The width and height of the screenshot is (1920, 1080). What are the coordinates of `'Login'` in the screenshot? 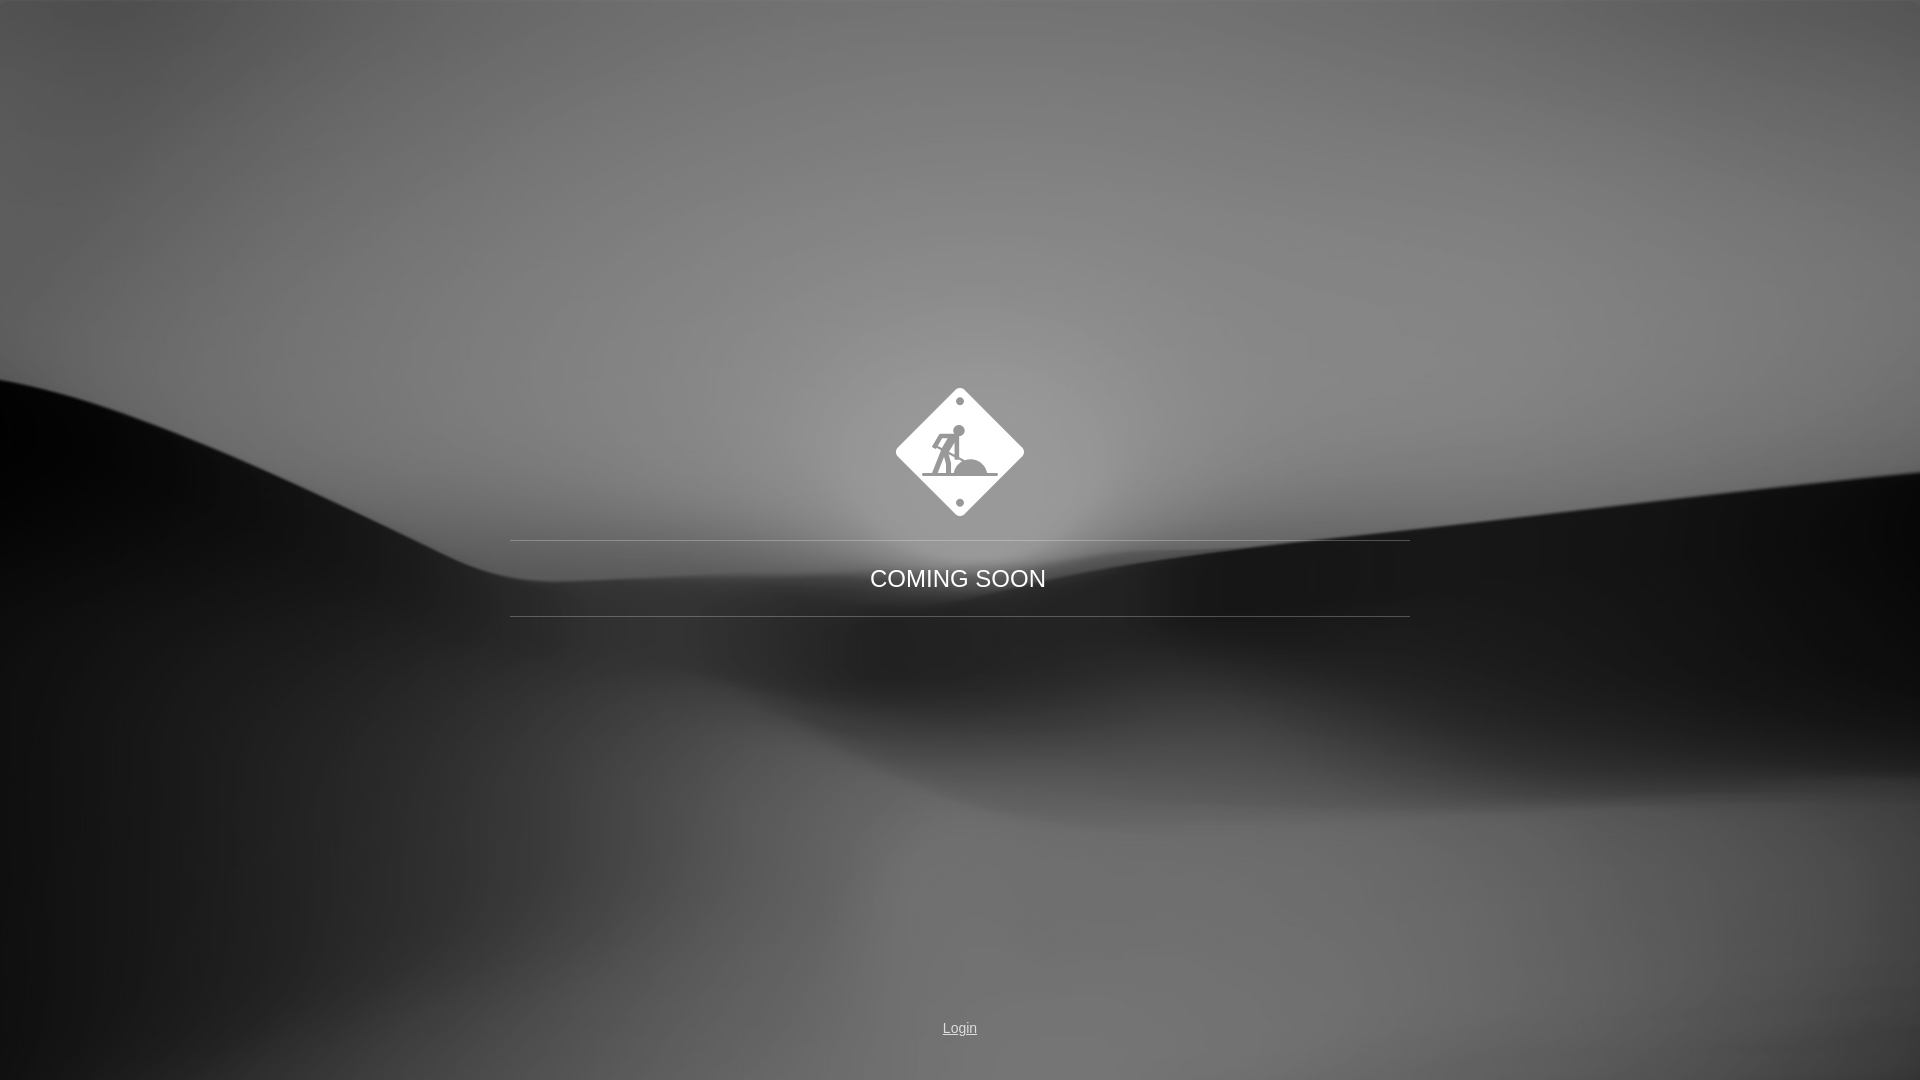 It's located at (960, 1028).